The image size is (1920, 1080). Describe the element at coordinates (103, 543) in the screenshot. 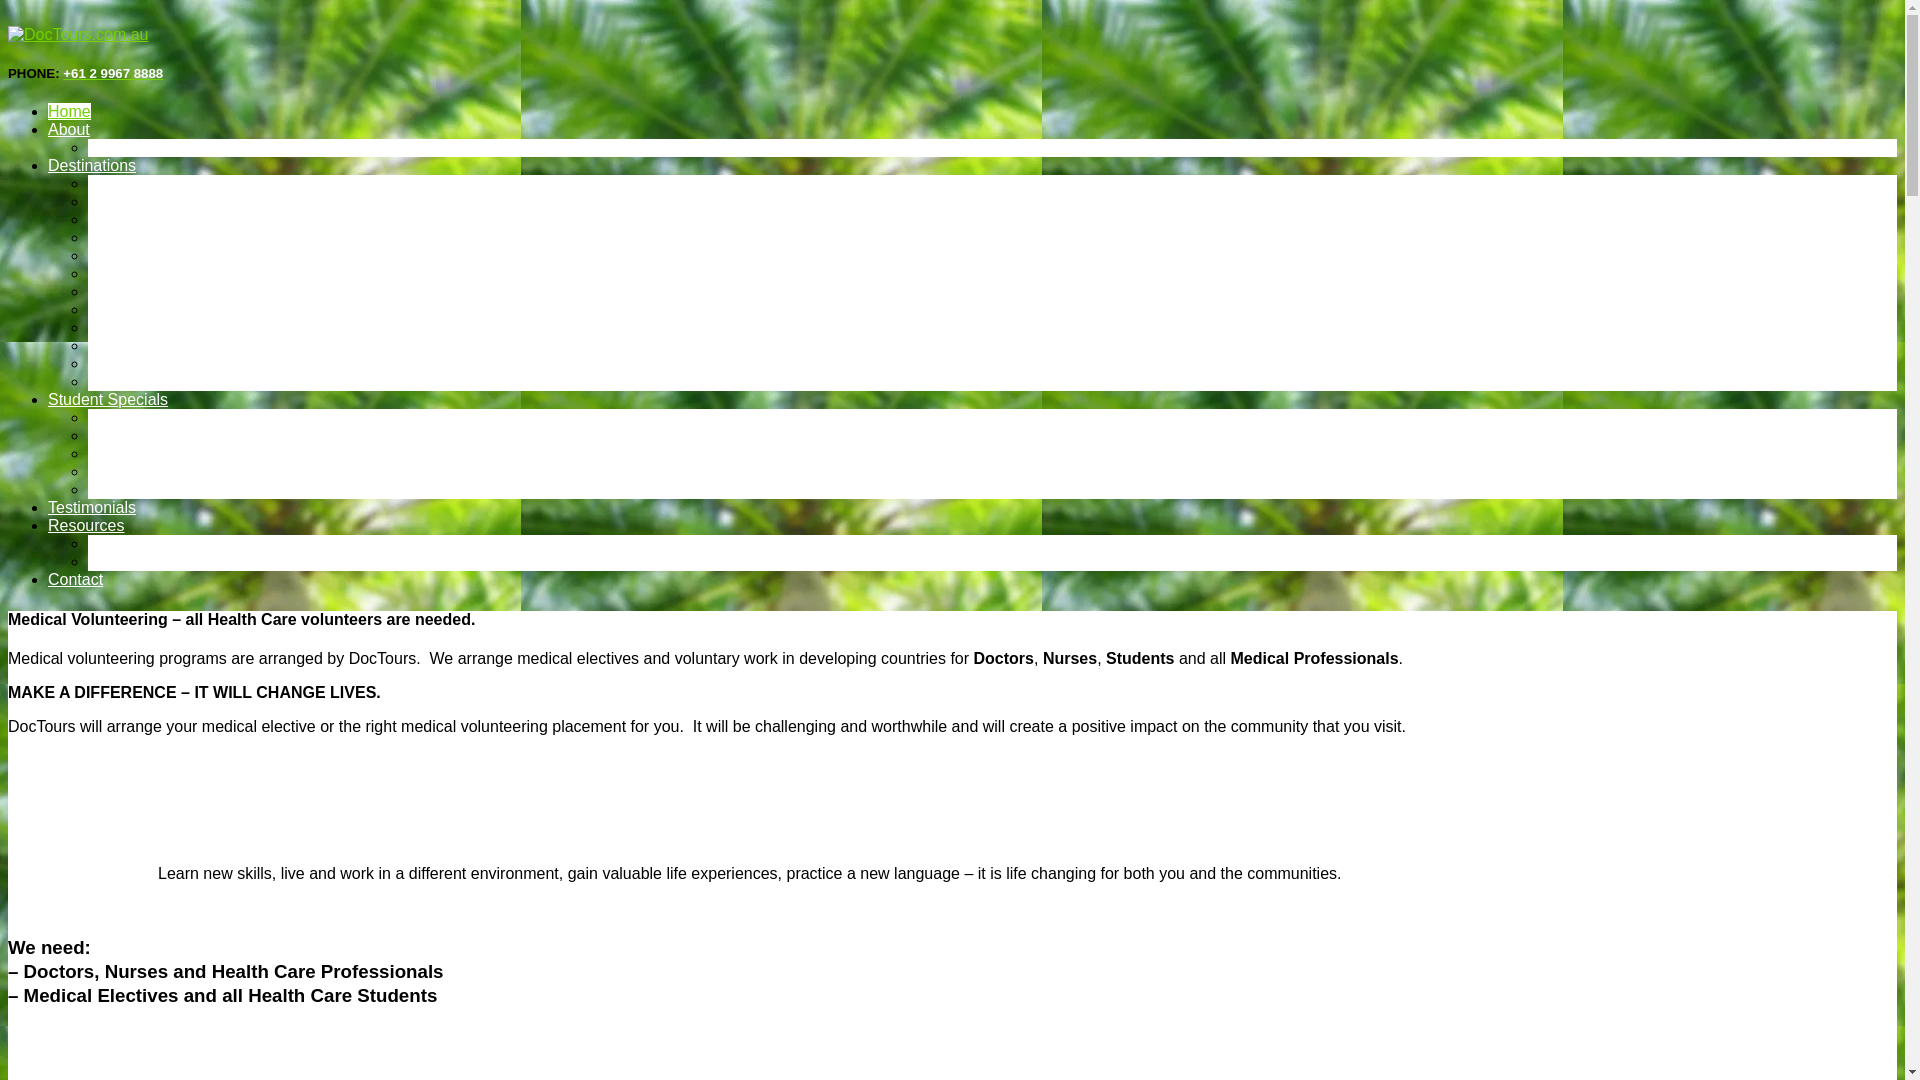

I see `'Blog'` at that location.